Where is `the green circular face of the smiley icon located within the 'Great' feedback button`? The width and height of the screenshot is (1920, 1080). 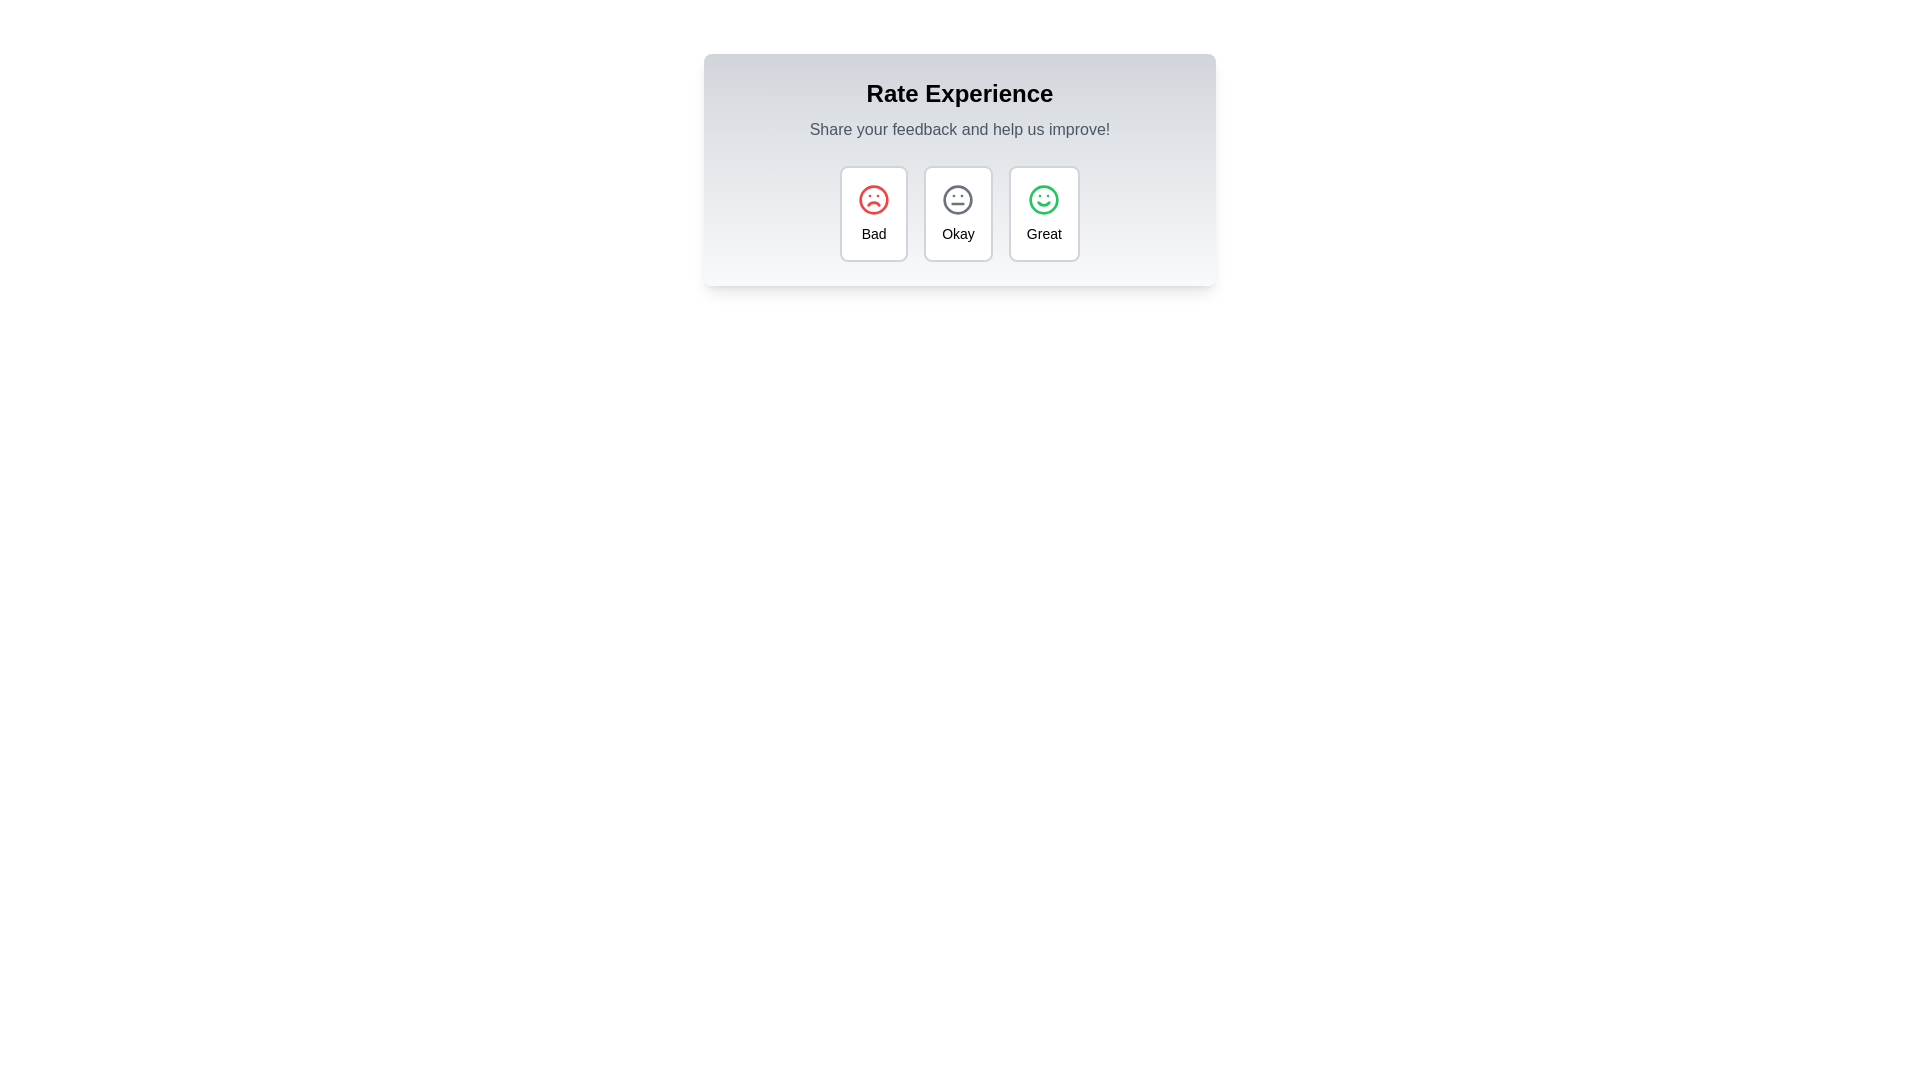
the green circular face of the smiley icon located within the 'Great' feedback button is located at coordinates (1043, 200).